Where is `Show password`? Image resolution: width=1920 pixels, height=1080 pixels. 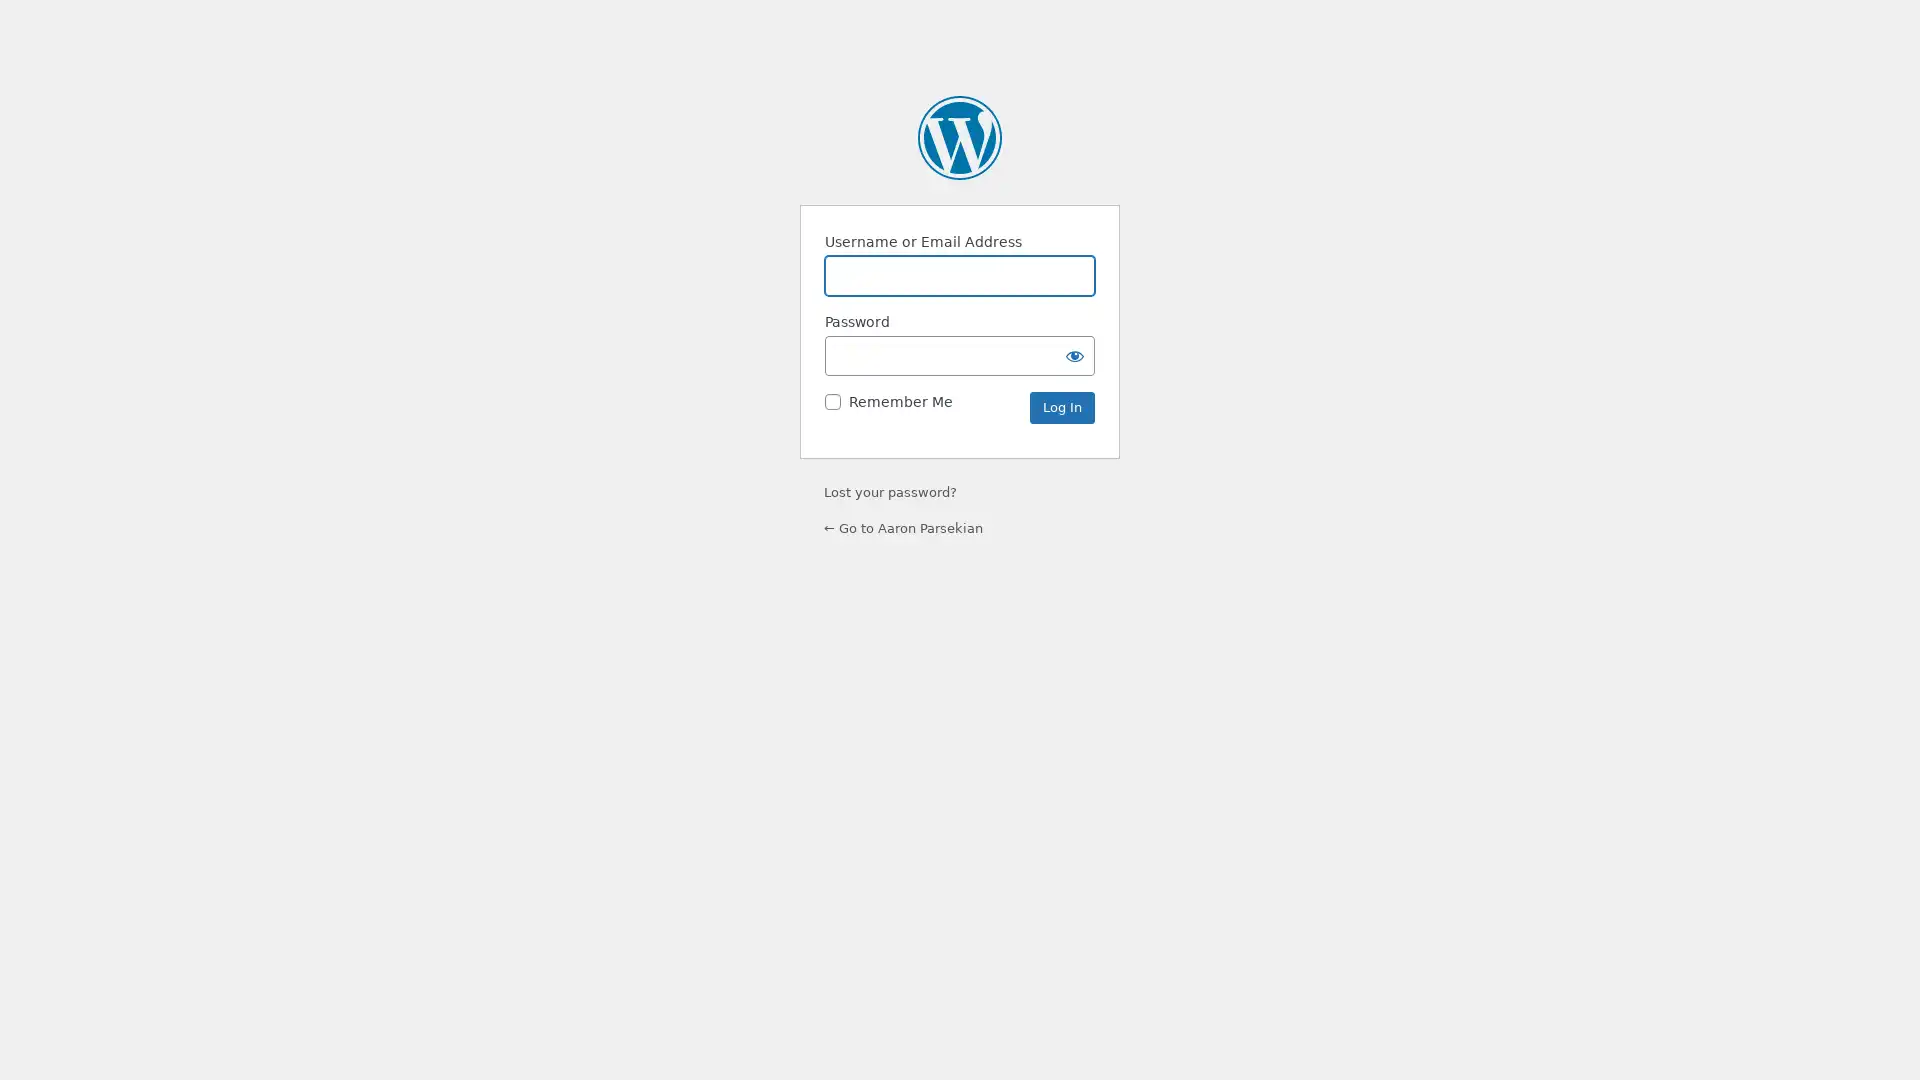 Show password is located at coordinates (1074, 354).